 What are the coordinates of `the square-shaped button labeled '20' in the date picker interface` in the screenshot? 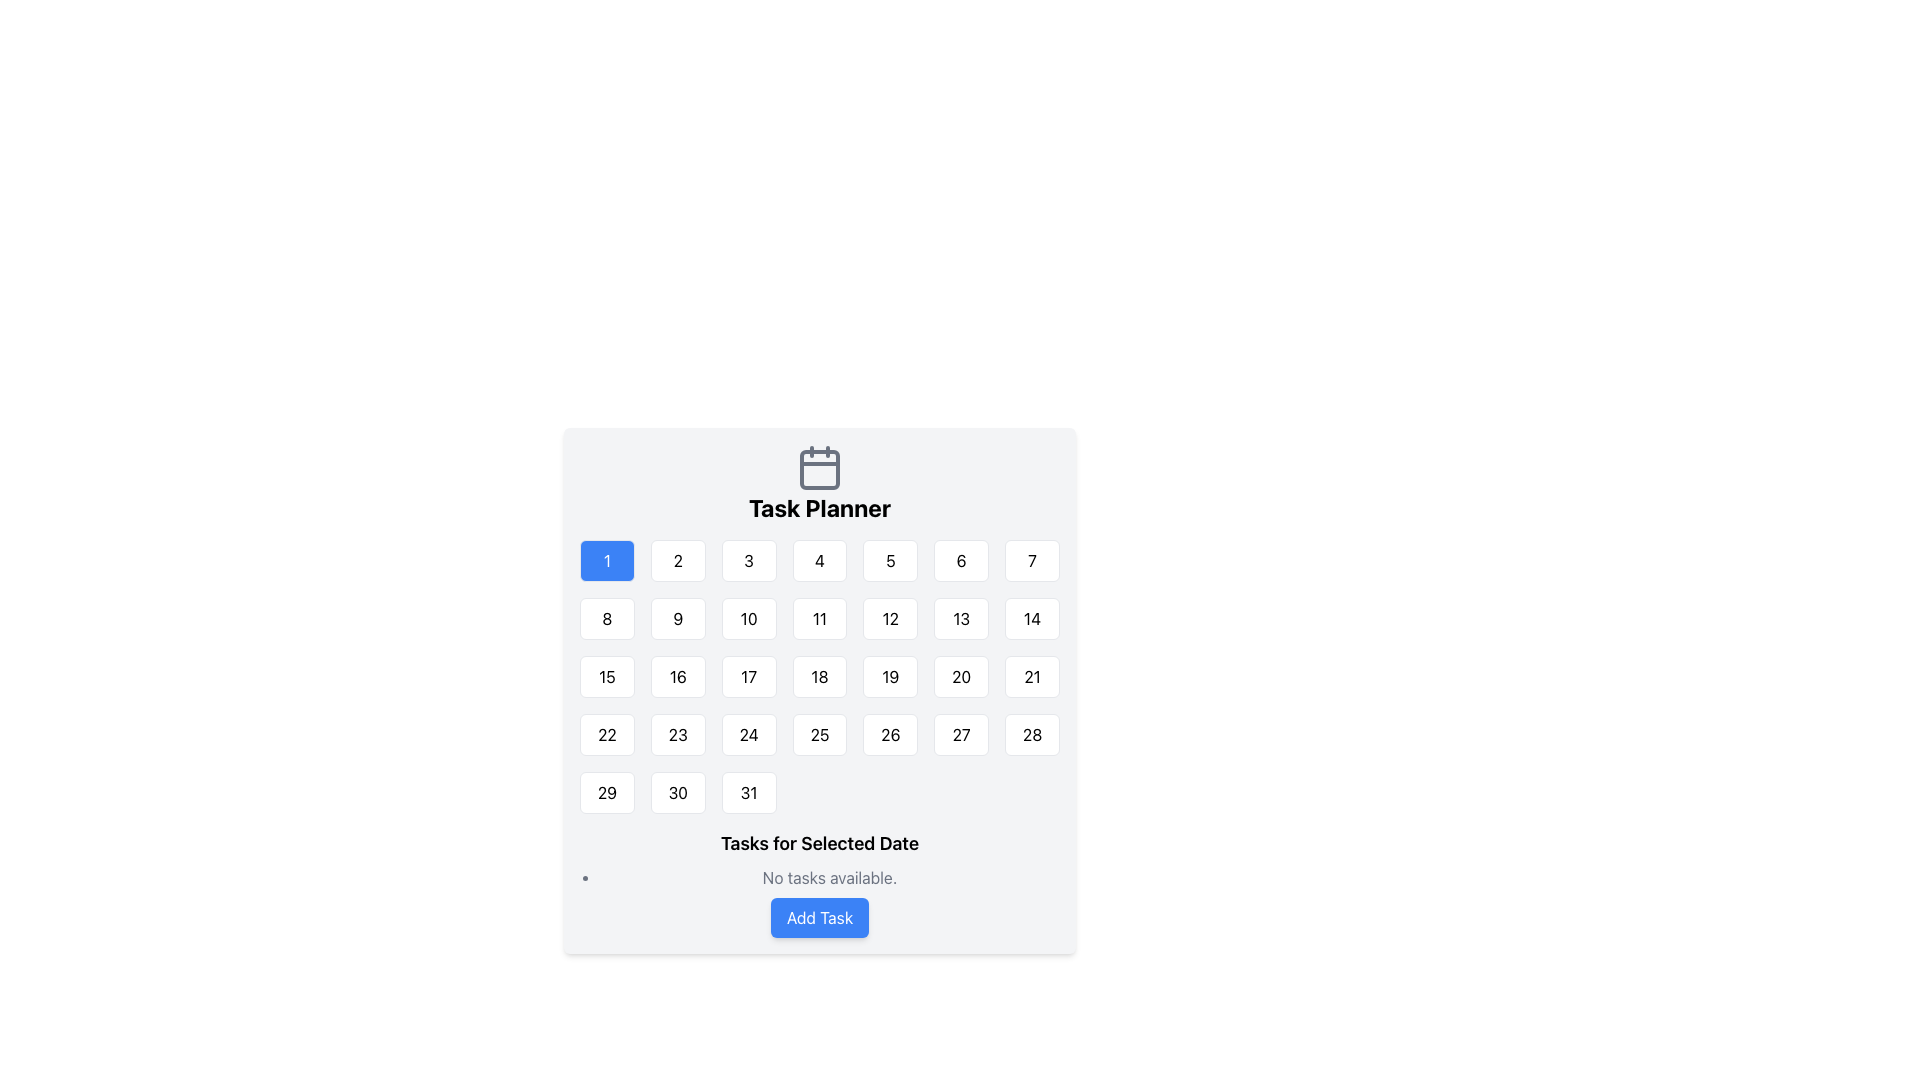 It's located at (961, 676).